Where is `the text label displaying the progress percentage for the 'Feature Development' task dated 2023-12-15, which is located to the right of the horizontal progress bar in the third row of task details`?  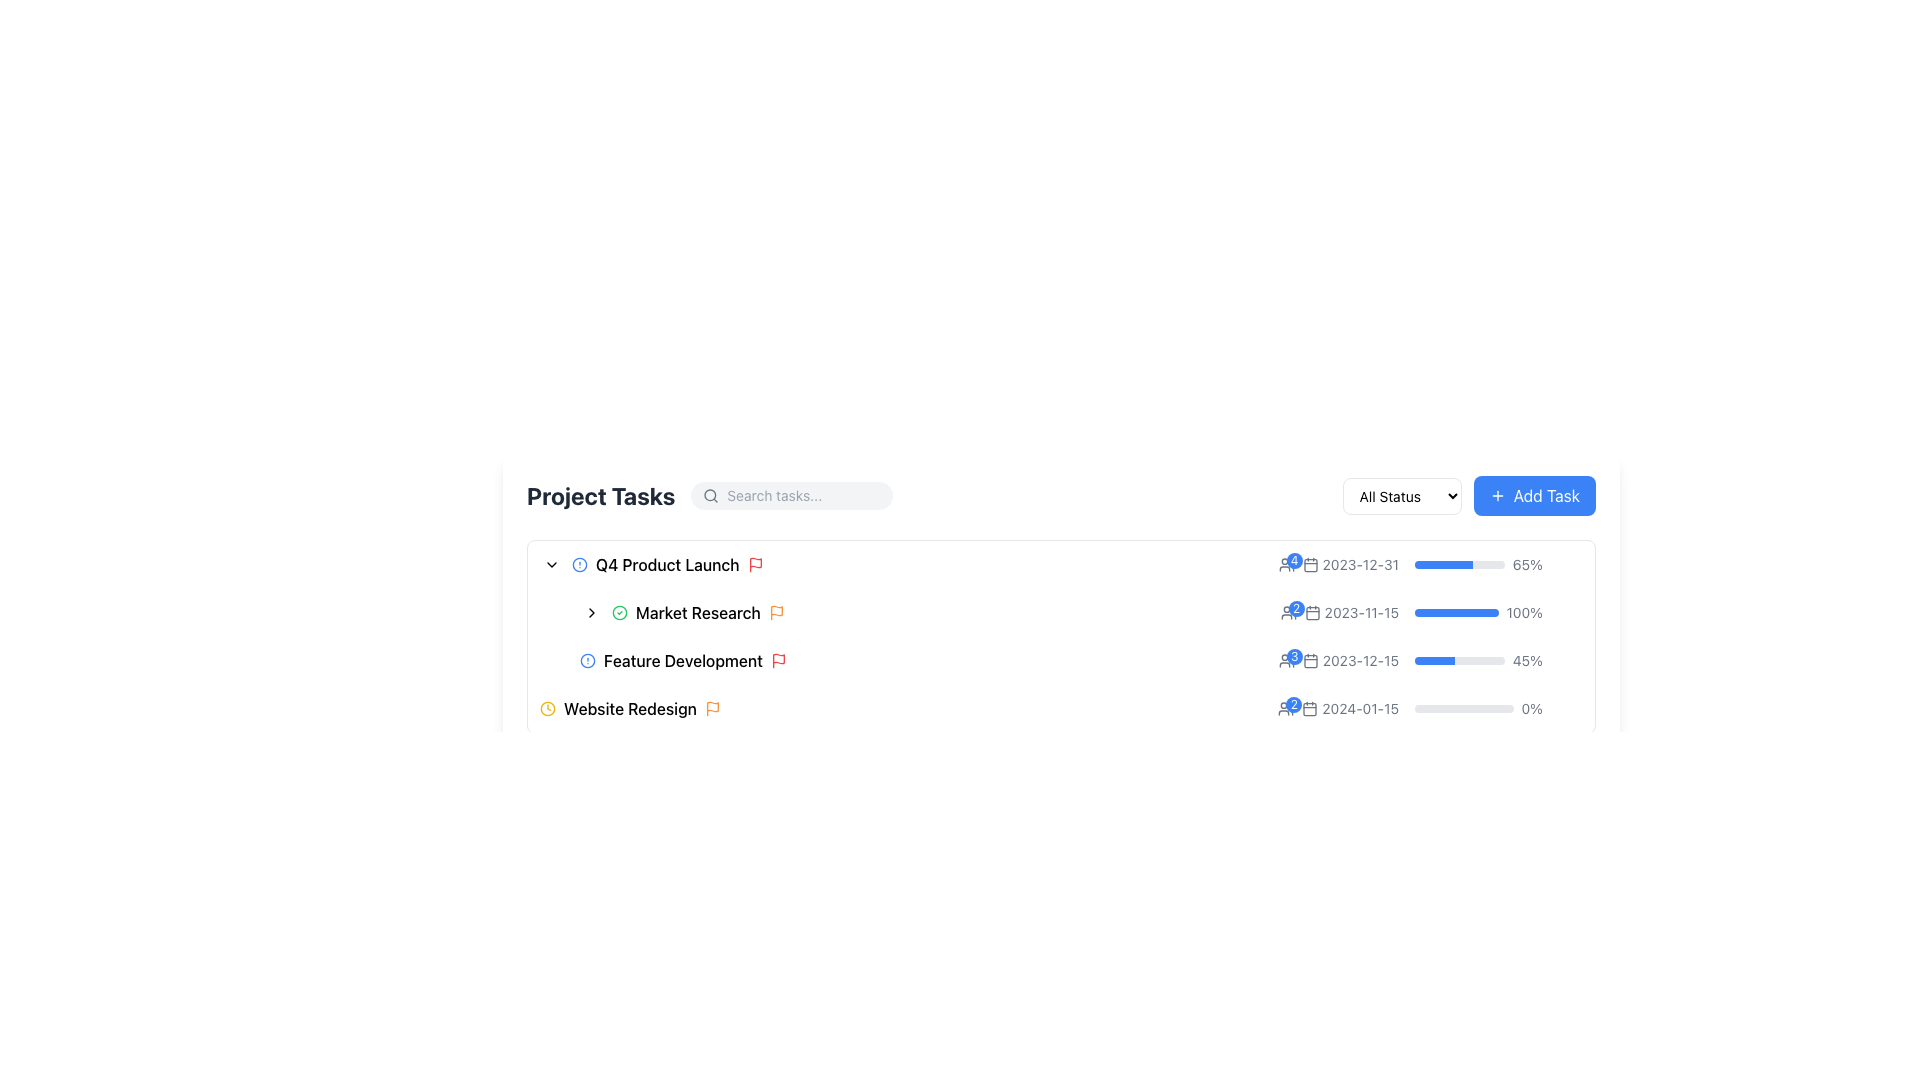
the text label displaying the progress percentage for the 'Feature Development' task dated 2023-12-15, which is located to the right of the horizontal progress bar in the third row of task details is located at coordinates (1526, 660).